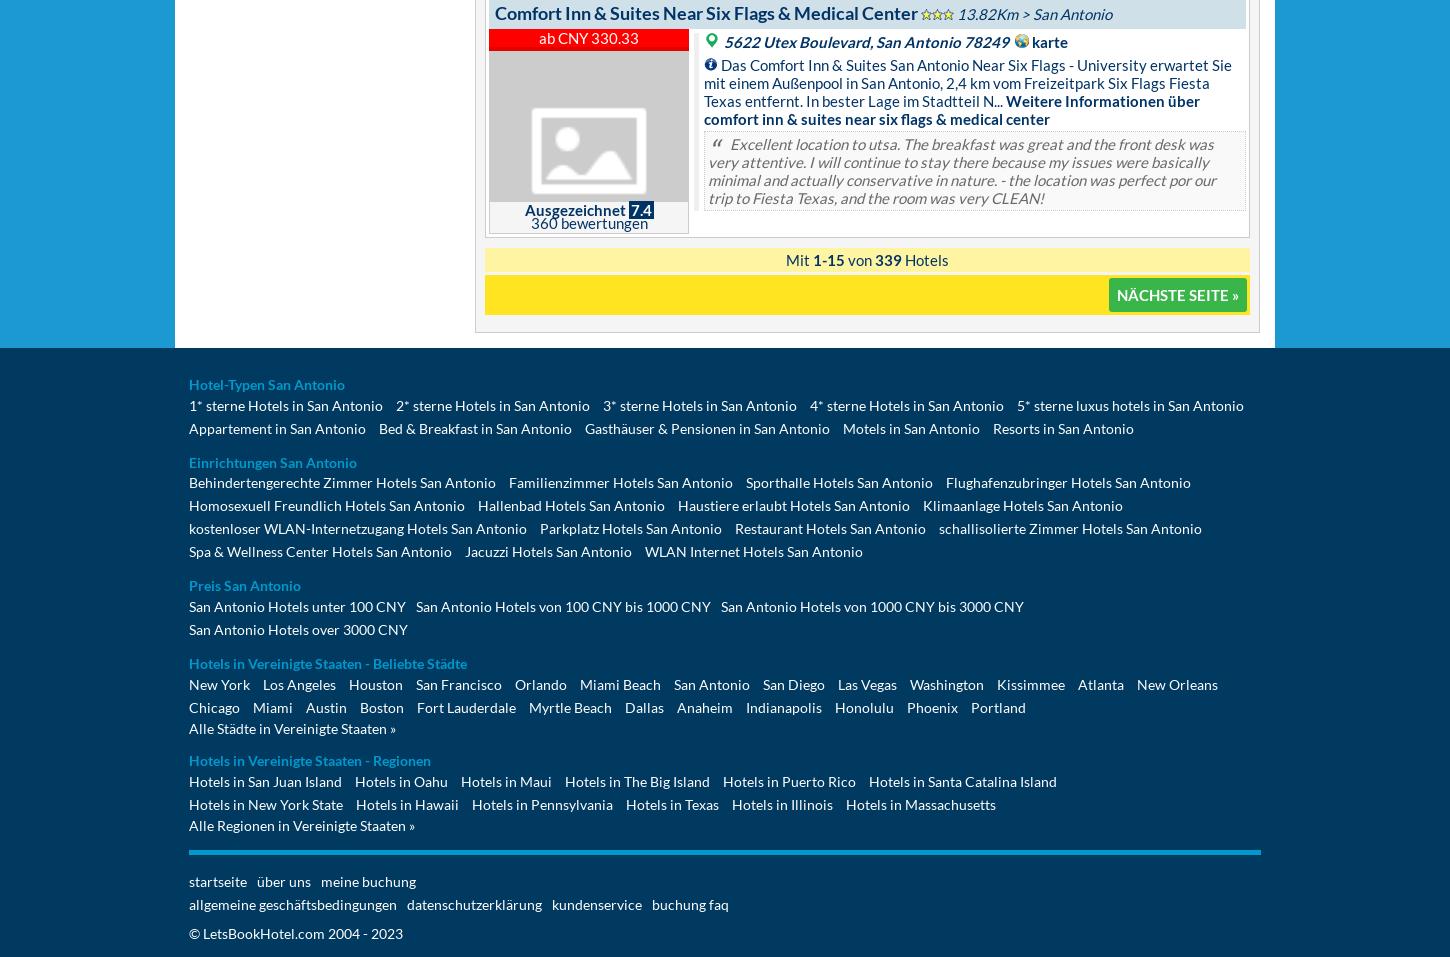  I want to click on 'Indianapolis', so click(784, 707).